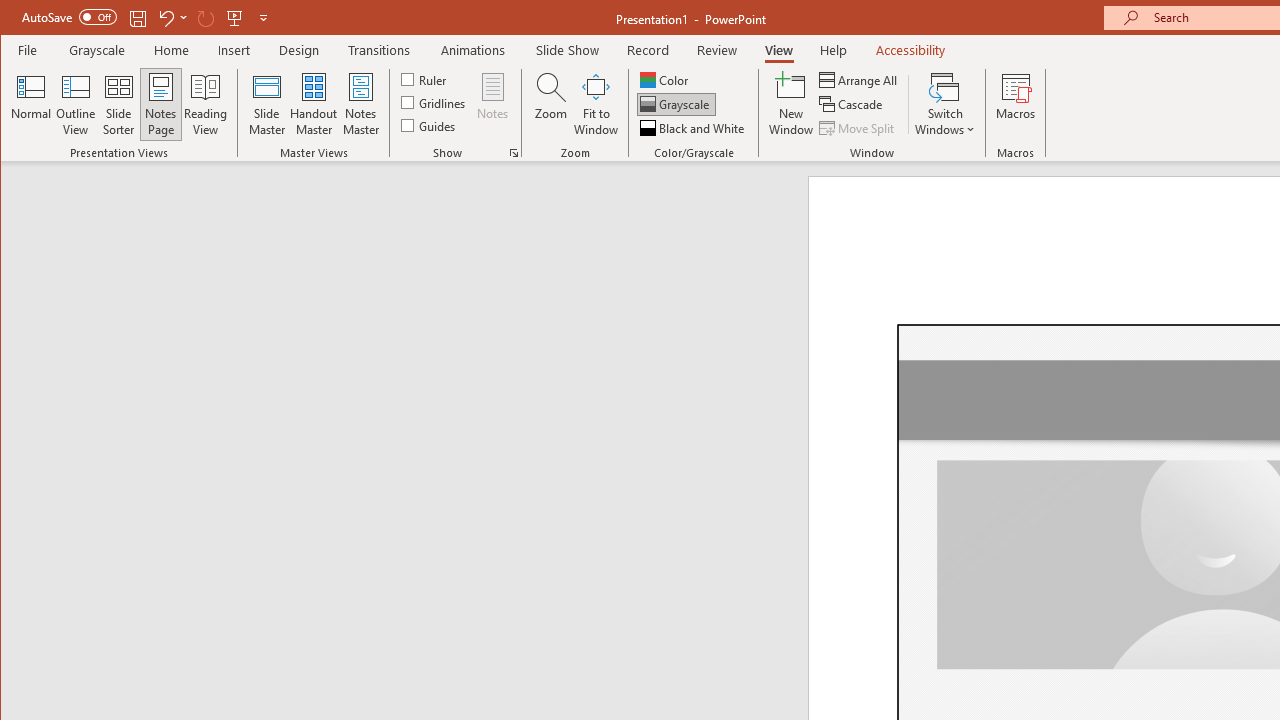 The image size is (1280, 720). Describe the element at coordinates (1016, 104) in the screenshot. I see `'Macros'` at that location.